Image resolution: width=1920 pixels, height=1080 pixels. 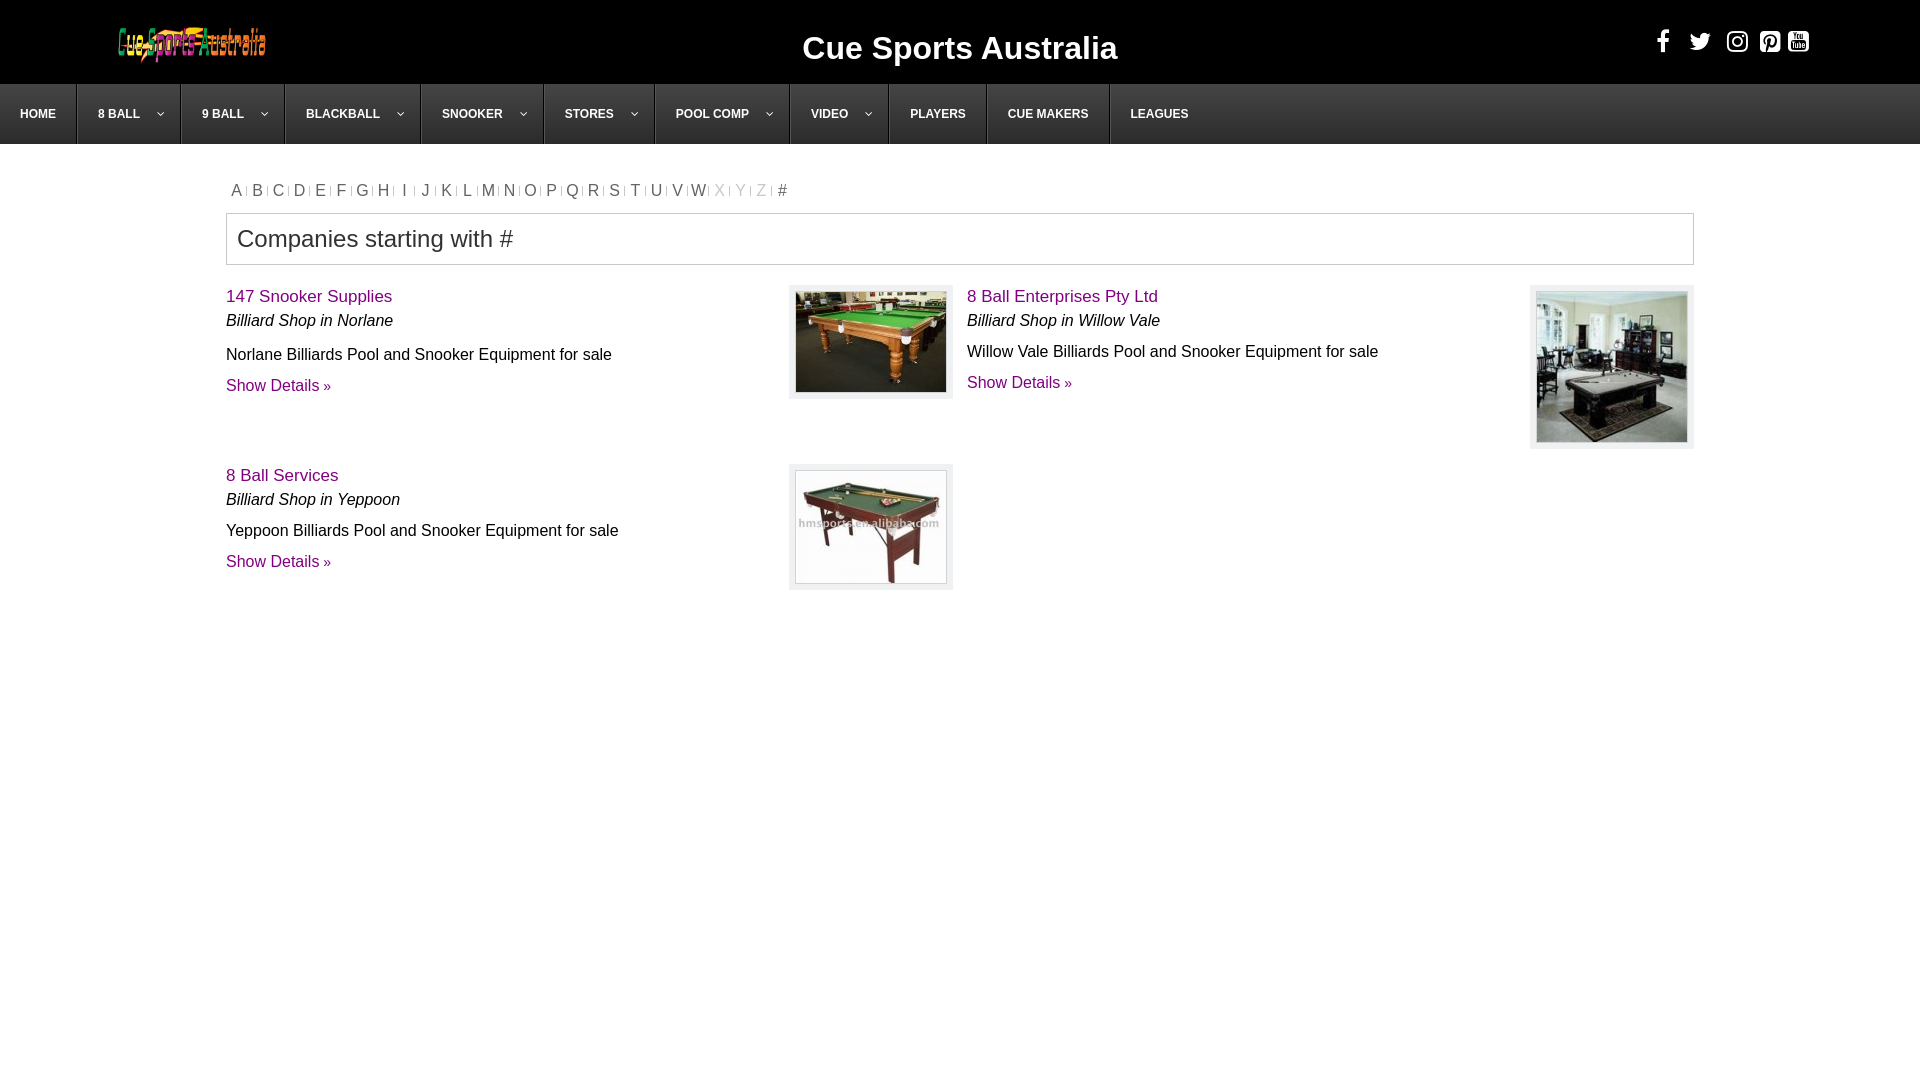 I want to click on 'H', so click(x=373, y=190).